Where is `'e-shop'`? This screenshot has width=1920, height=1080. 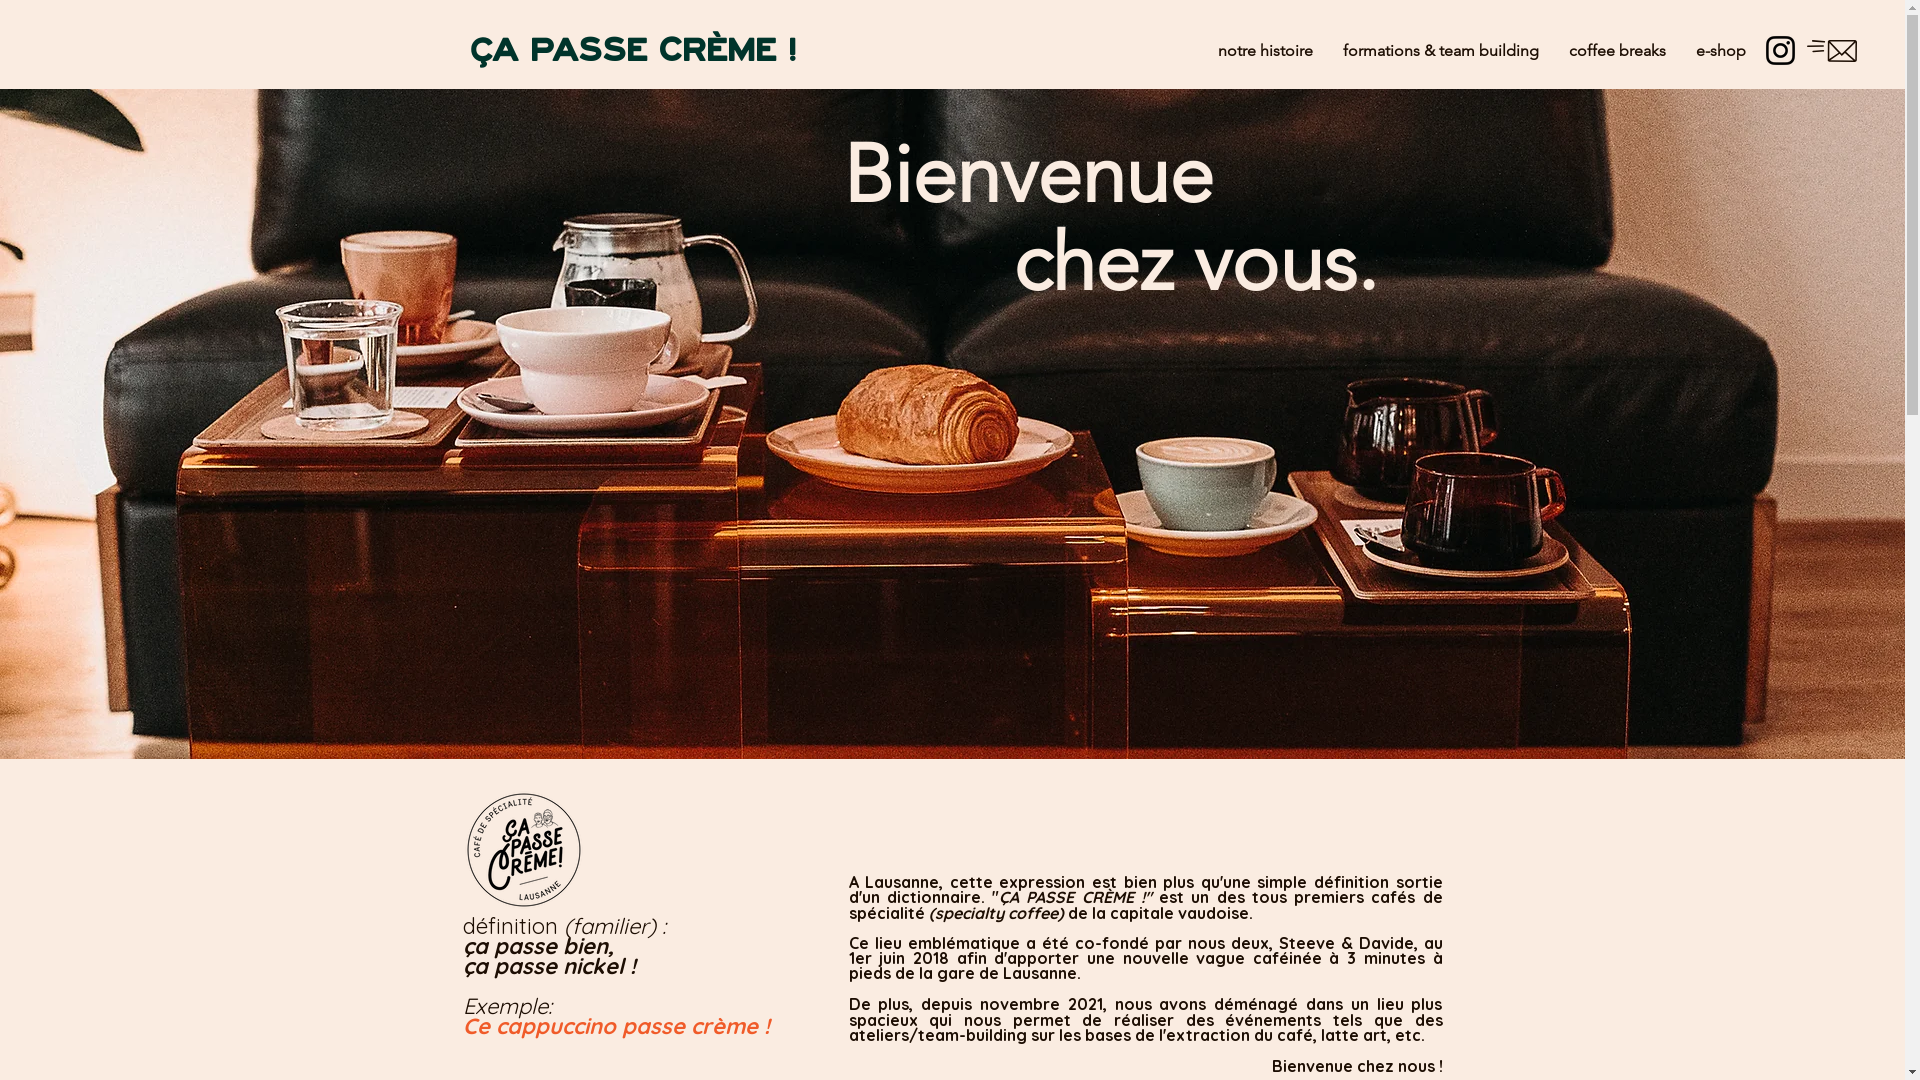
'e-shop' is located at coordinates (1680, 49).